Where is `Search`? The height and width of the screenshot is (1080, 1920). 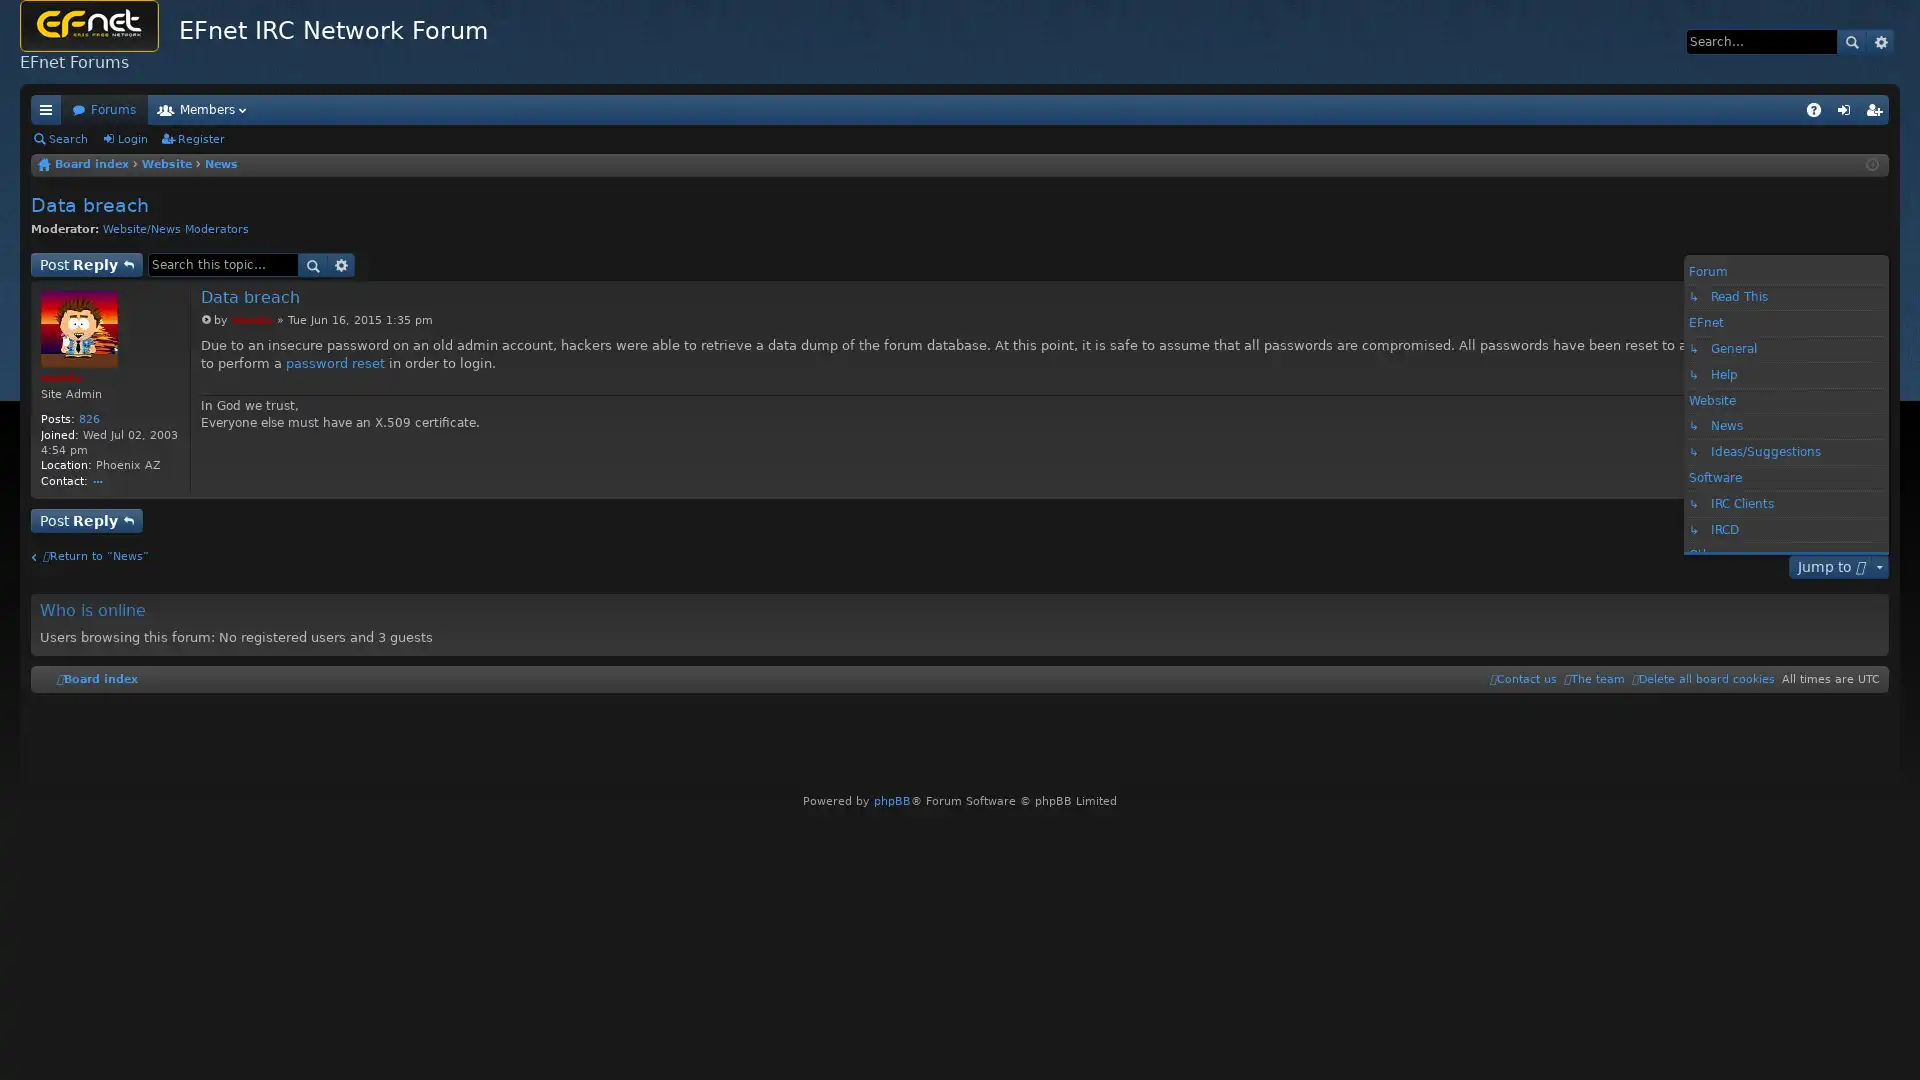
Search is located at coordinates (1851, 41).